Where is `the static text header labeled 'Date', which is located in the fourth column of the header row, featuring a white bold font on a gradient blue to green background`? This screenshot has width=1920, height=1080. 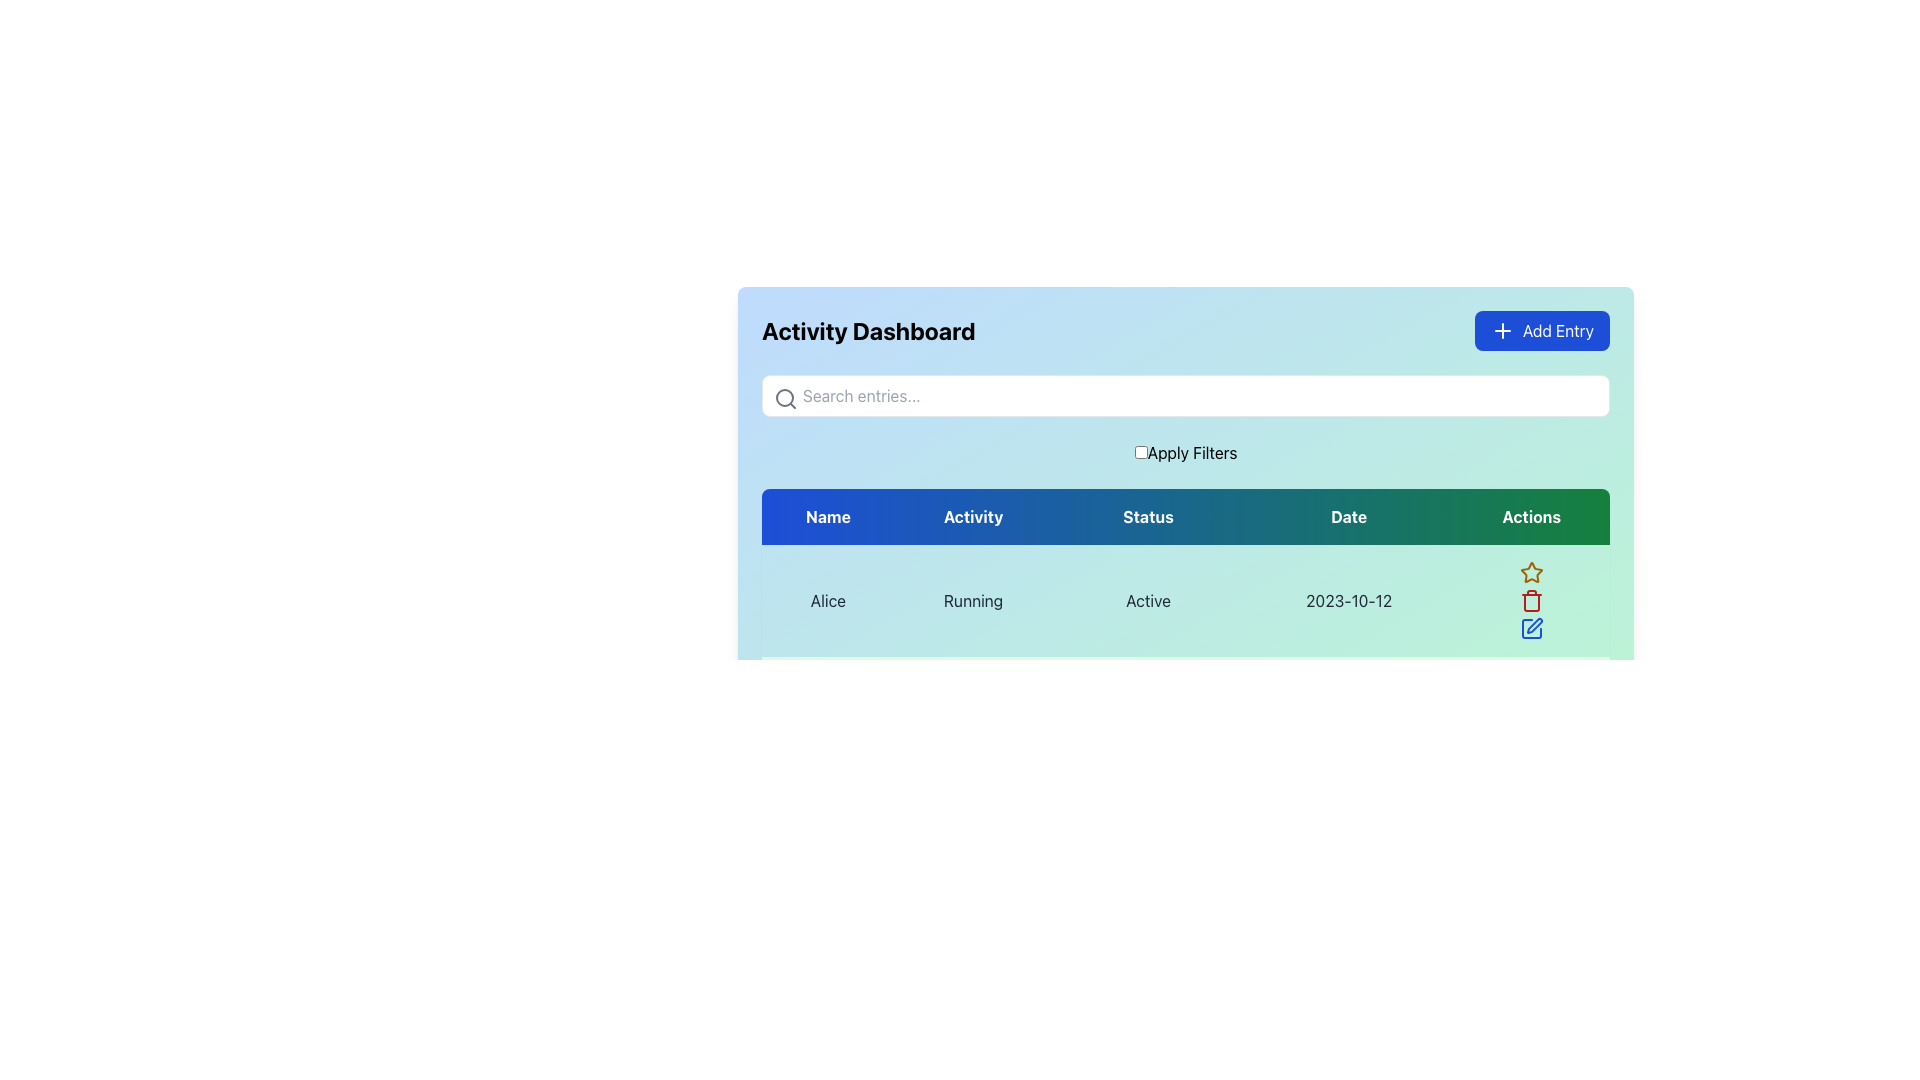
the static text header labeled 'Date', which is located in the fourth column of the header row, featuring a white bold font on a gradient blue to green background is located at coordinates (1349, 515).